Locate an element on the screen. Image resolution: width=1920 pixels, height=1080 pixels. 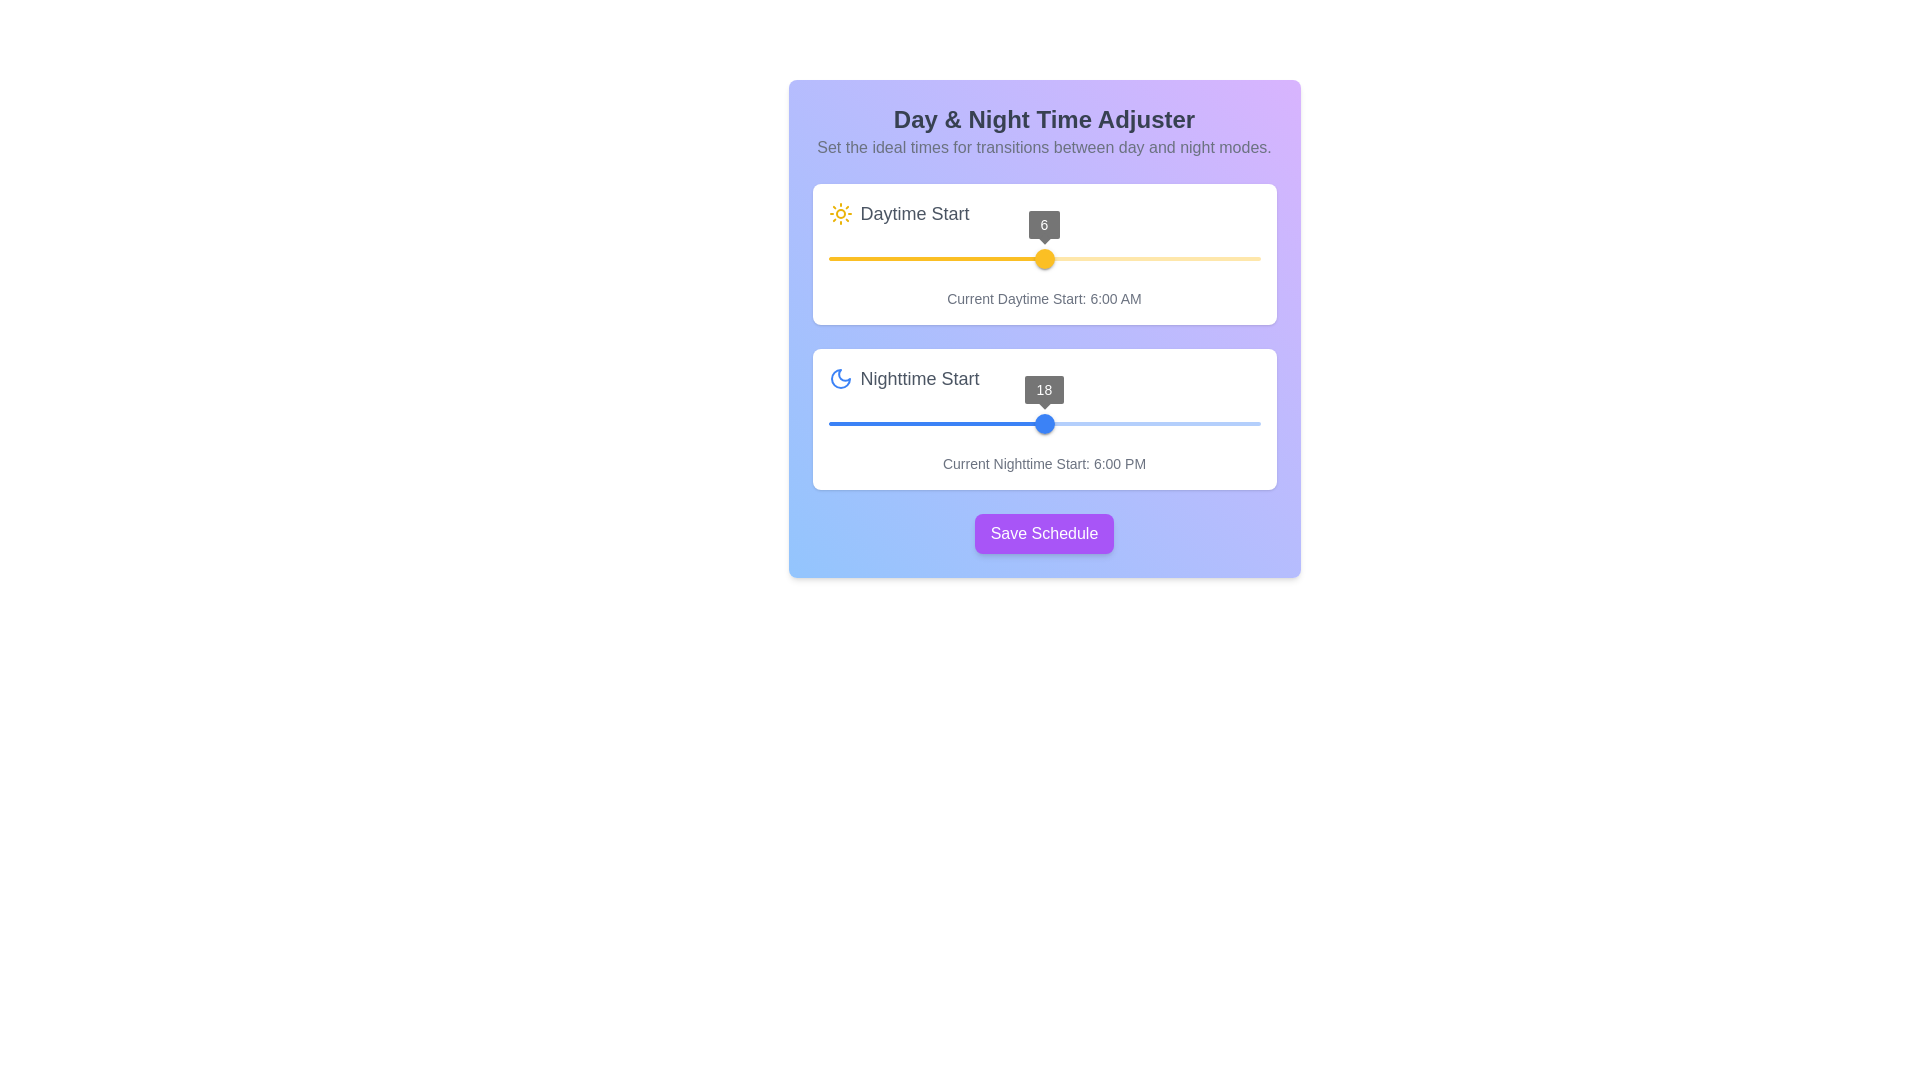
text of the main header located at the top-center of the card-like interface, summarizing the purpose or context of the interface below it is located at coordinates (1043, 119).